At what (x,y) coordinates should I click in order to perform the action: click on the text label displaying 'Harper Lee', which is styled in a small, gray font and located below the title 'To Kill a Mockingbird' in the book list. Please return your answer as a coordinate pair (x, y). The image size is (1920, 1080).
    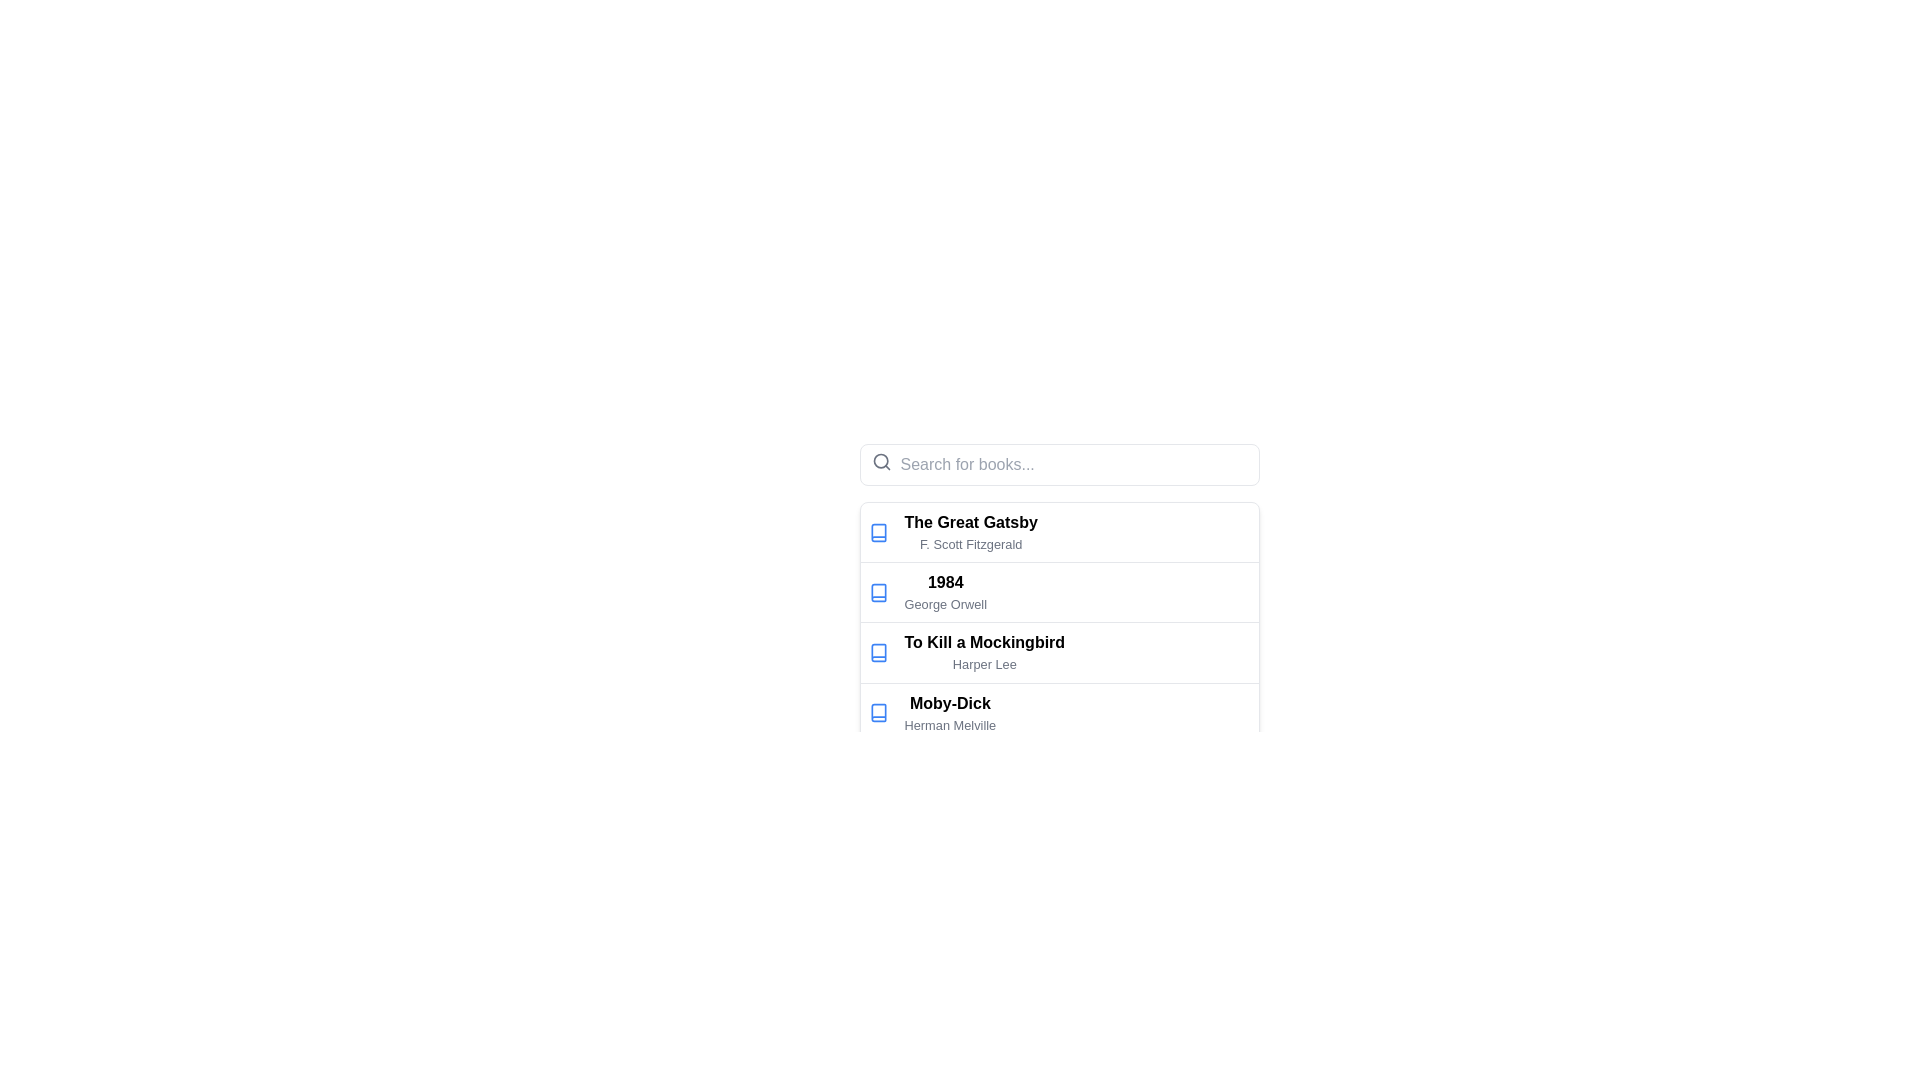
    Looking at the image, I should click on (984, 664).